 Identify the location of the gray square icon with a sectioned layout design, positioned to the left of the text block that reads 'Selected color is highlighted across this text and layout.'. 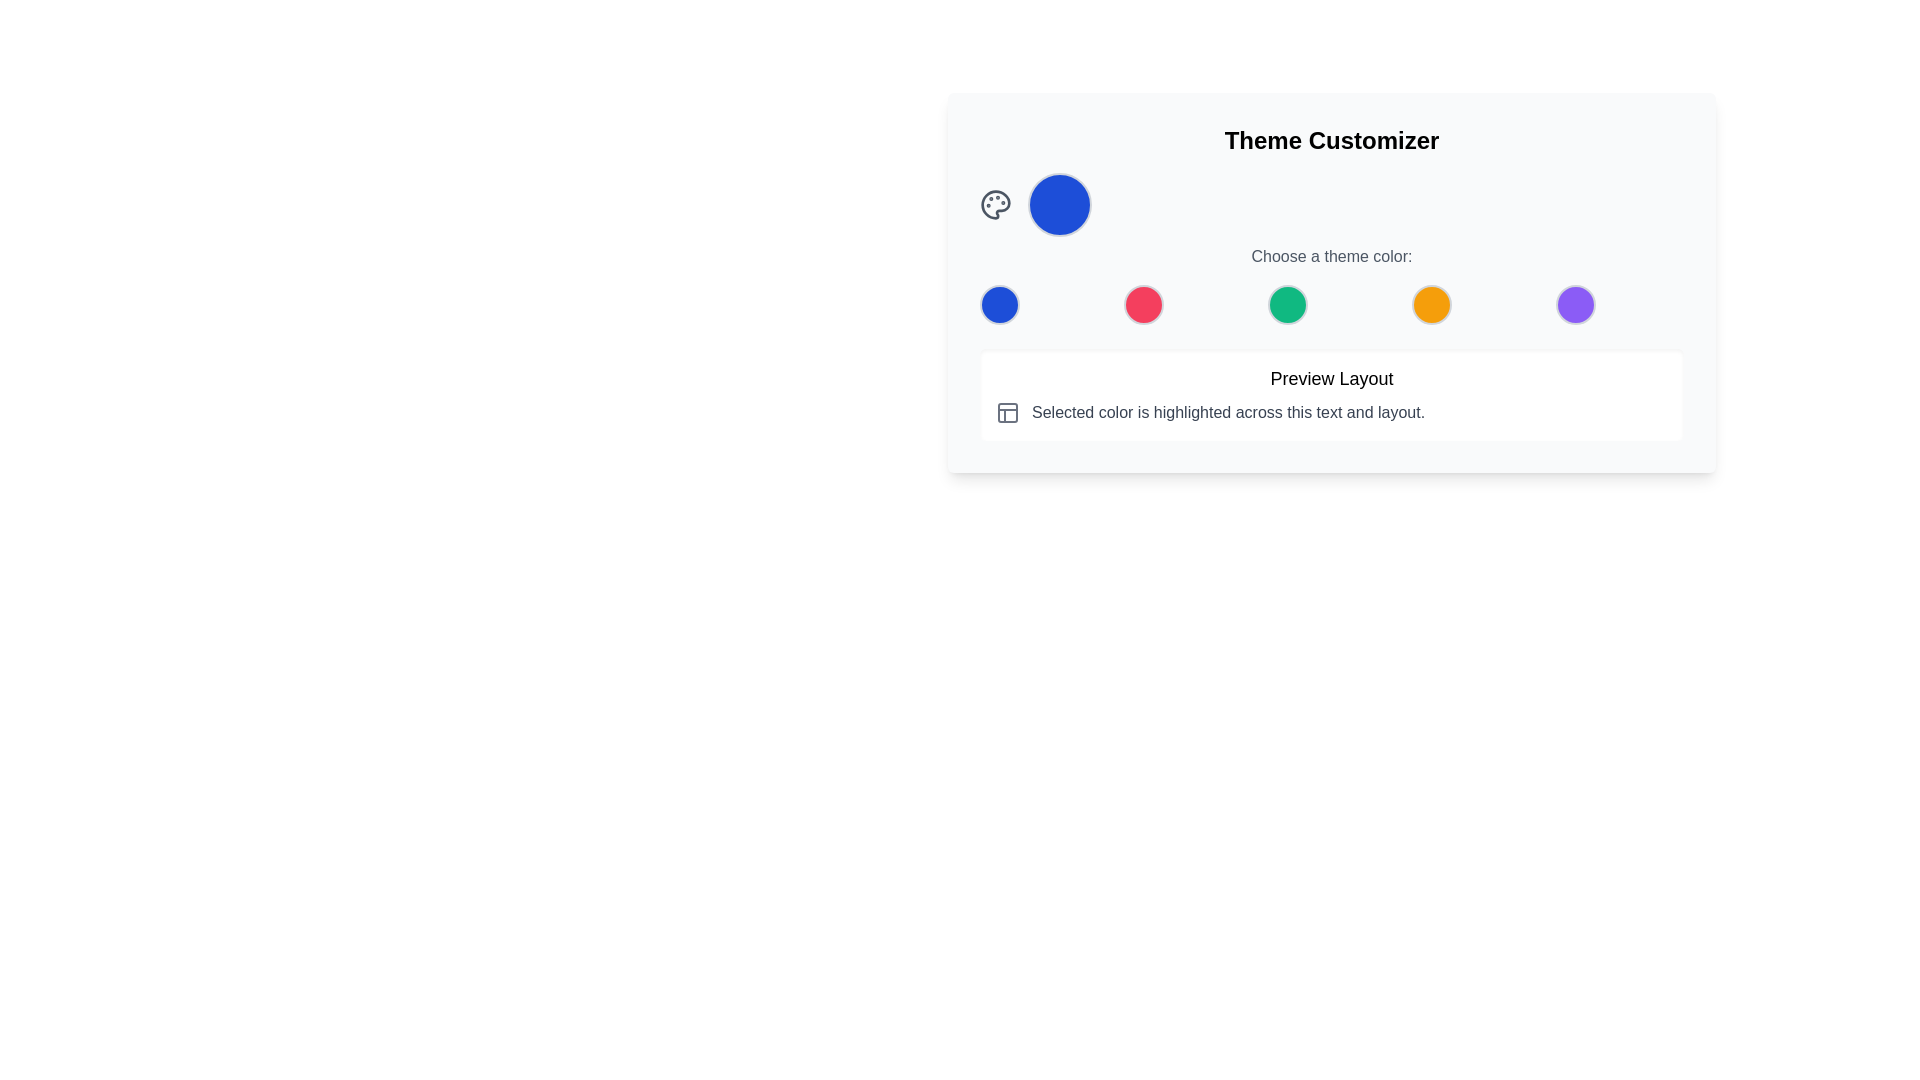
(1008, 411).